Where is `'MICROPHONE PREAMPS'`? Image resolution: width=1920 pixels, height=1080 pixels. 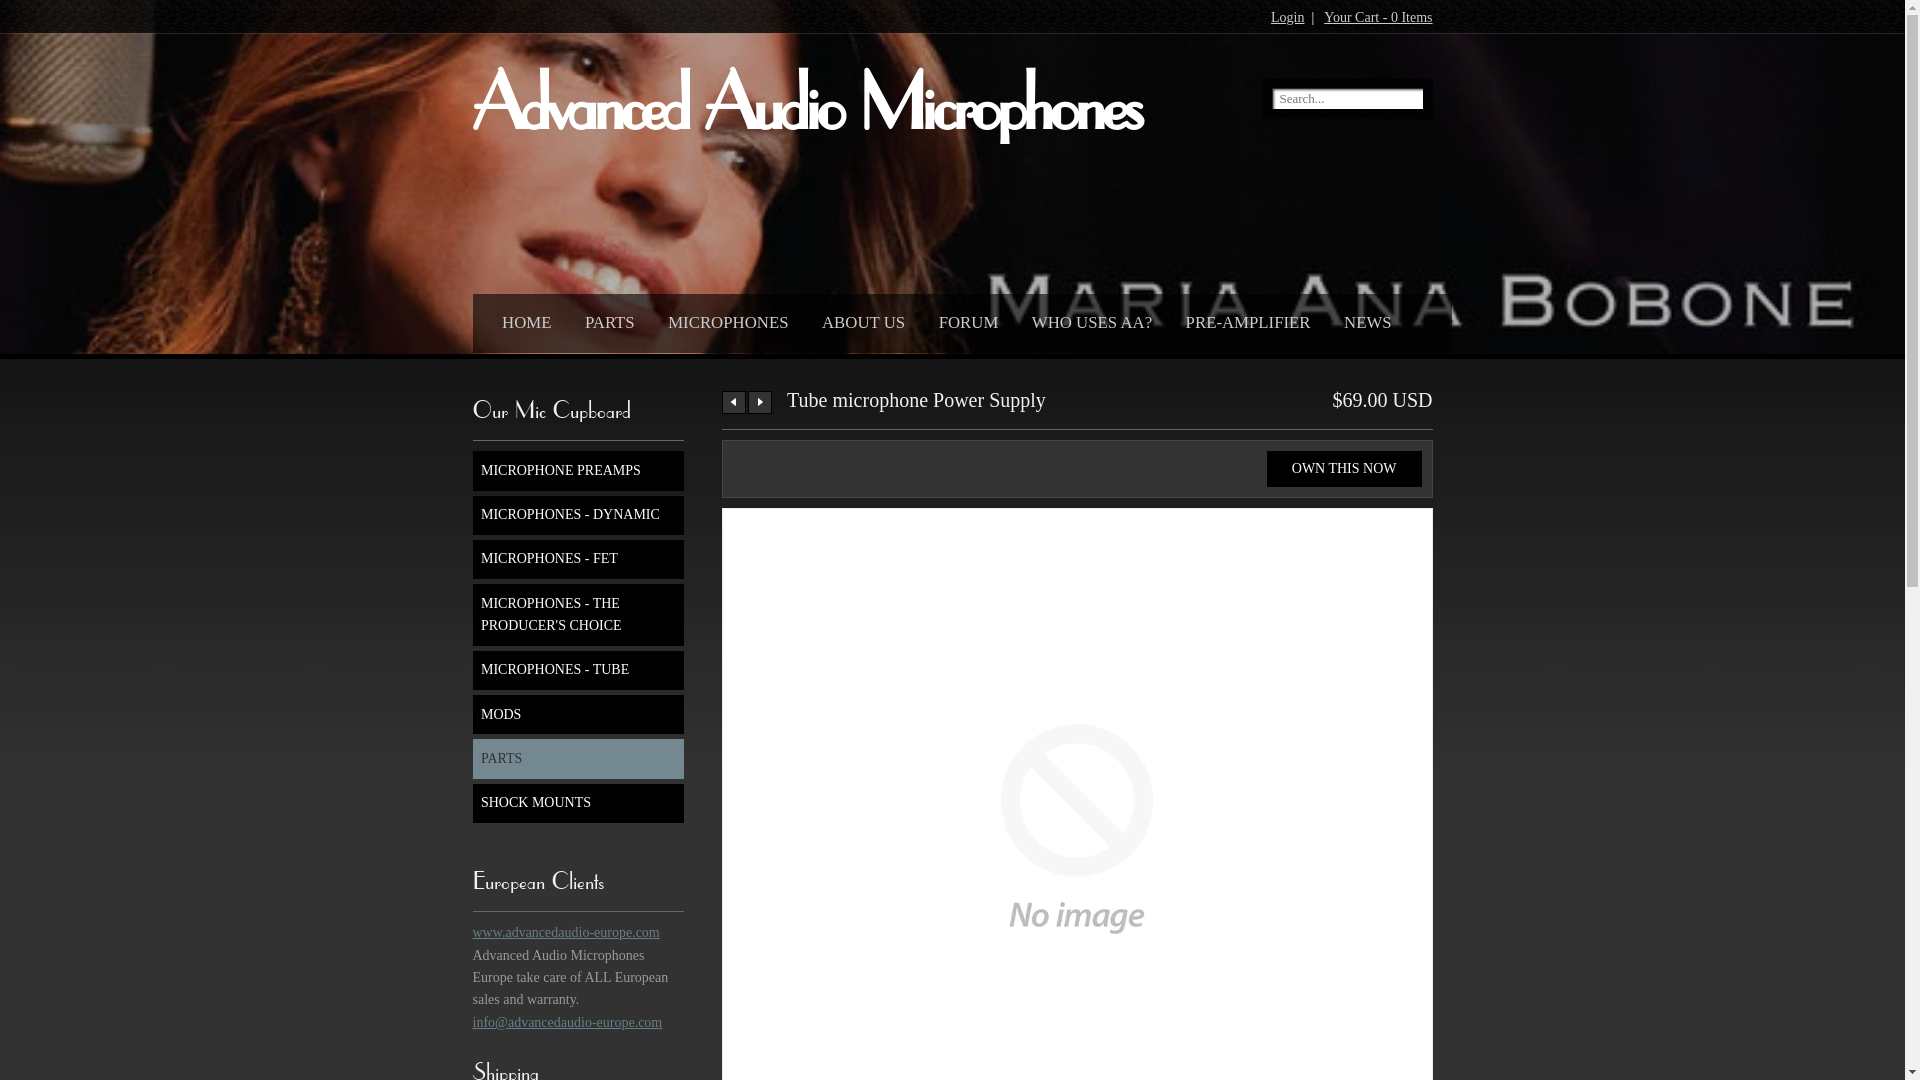
'MICROPHONE PREAMPS' is located at coordinates (576, 470).